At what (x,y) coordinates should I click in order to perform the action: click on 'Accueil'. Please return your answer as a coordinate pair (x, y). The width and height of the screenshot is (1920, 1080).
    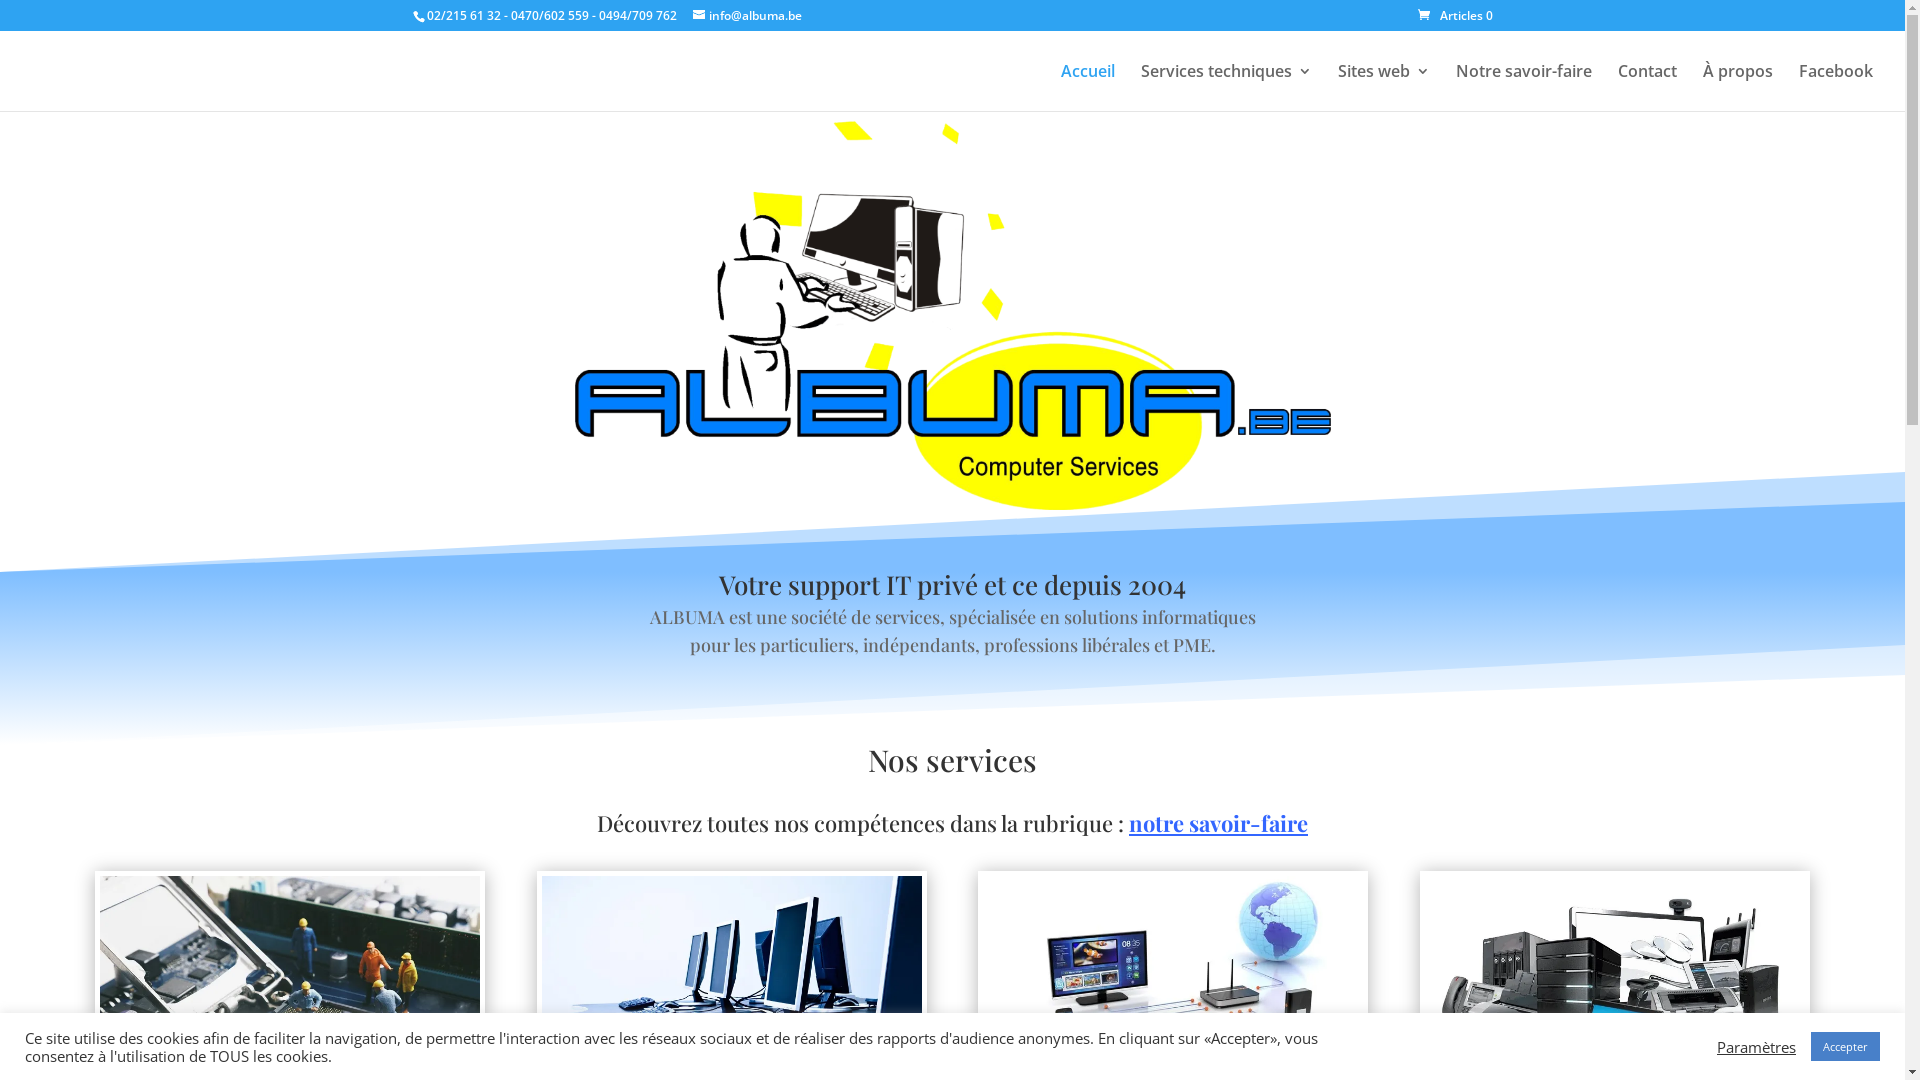
    Looking at the image, I should click on (1087, 86).